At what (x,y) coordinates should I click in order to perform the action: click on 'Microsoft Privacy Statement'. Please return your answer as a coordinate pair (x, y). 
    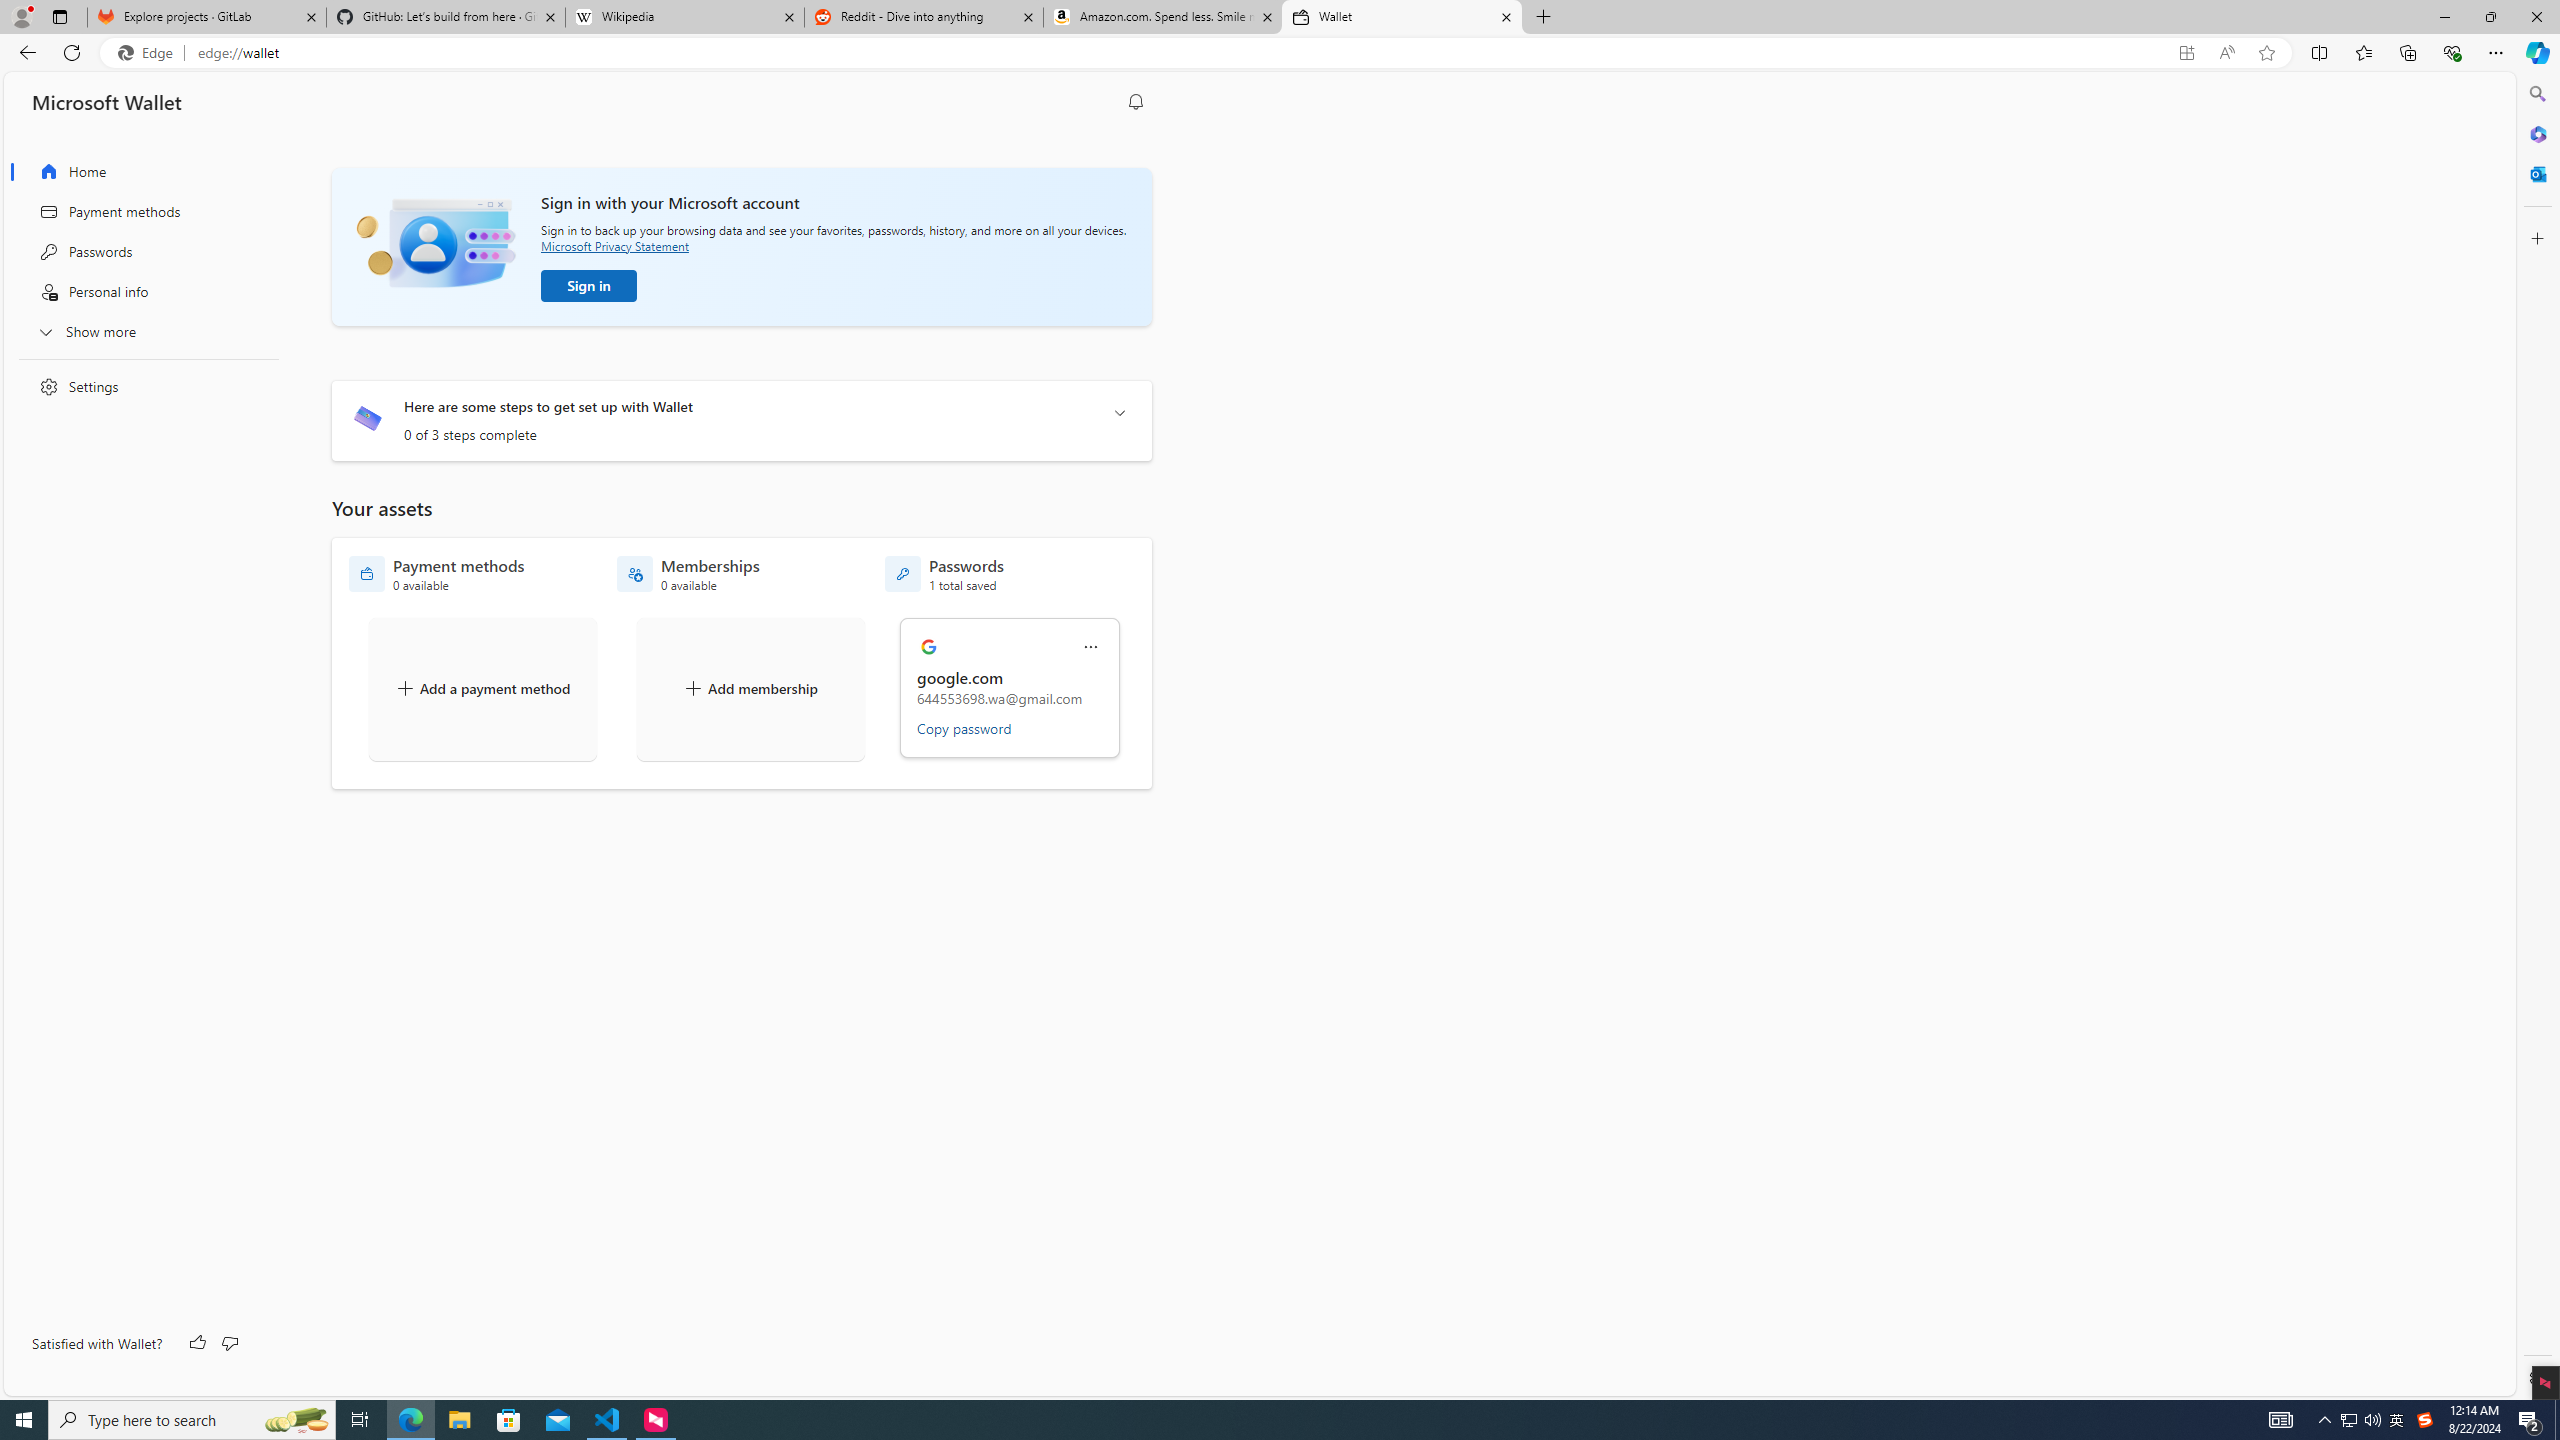
    Looking at the image, I should click on (613, 245).